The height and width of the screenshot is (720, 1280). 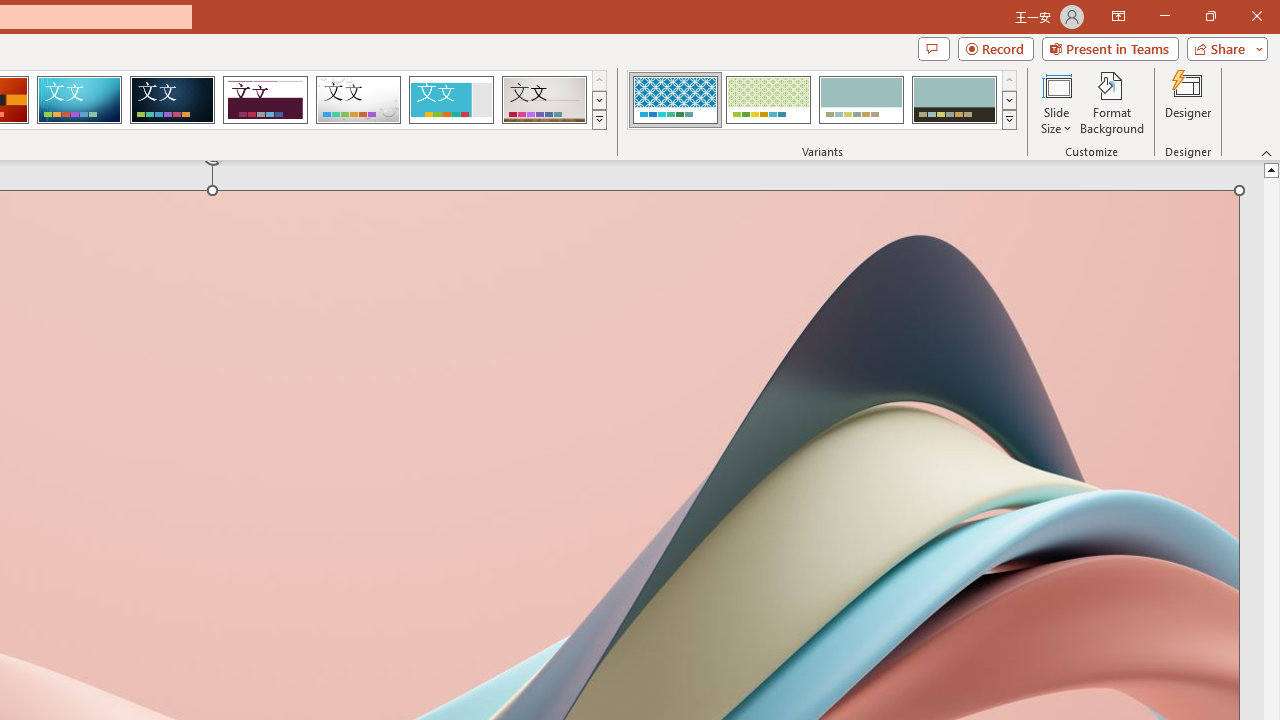 What do you see at coordinates (358, 100) in the screenshot?
I see `'Droplet'` at bounding box center [358, 100].